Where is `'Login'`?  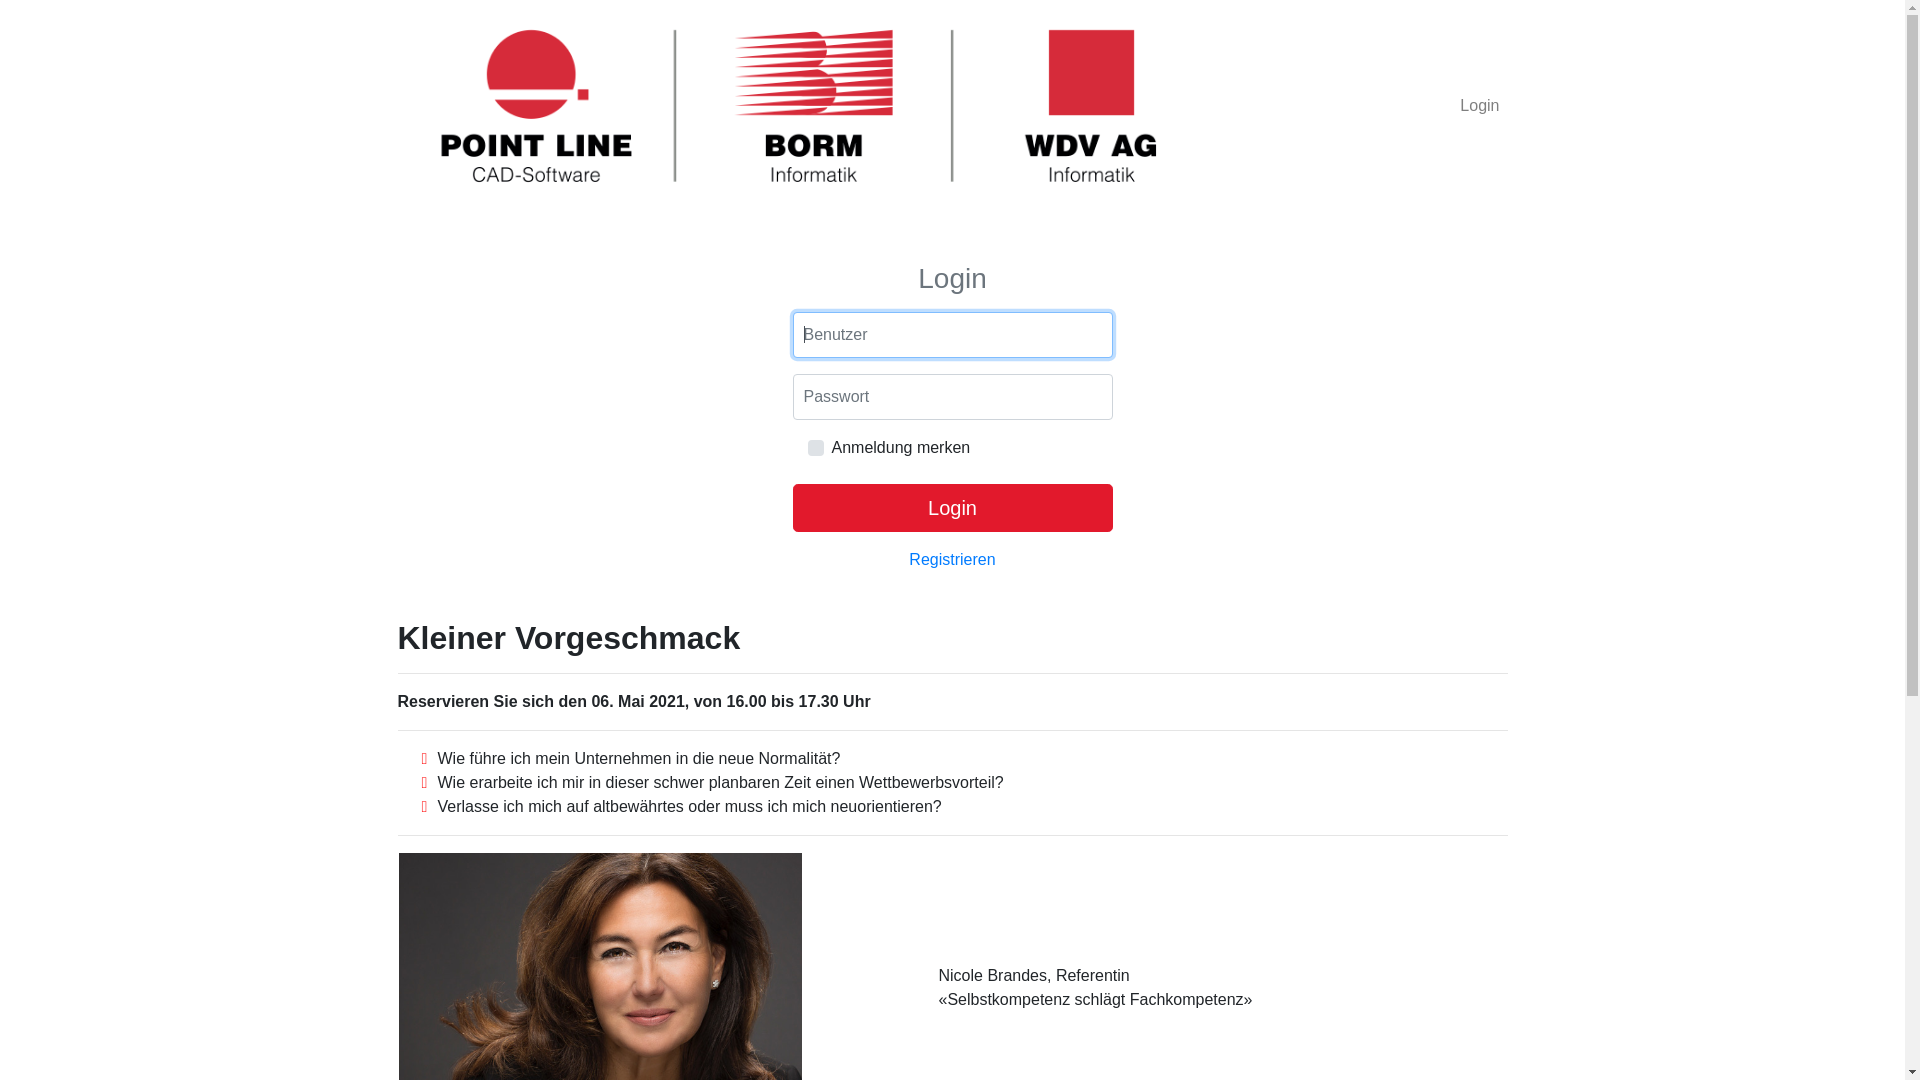 'Login' is located at coordinates (1479, 105).